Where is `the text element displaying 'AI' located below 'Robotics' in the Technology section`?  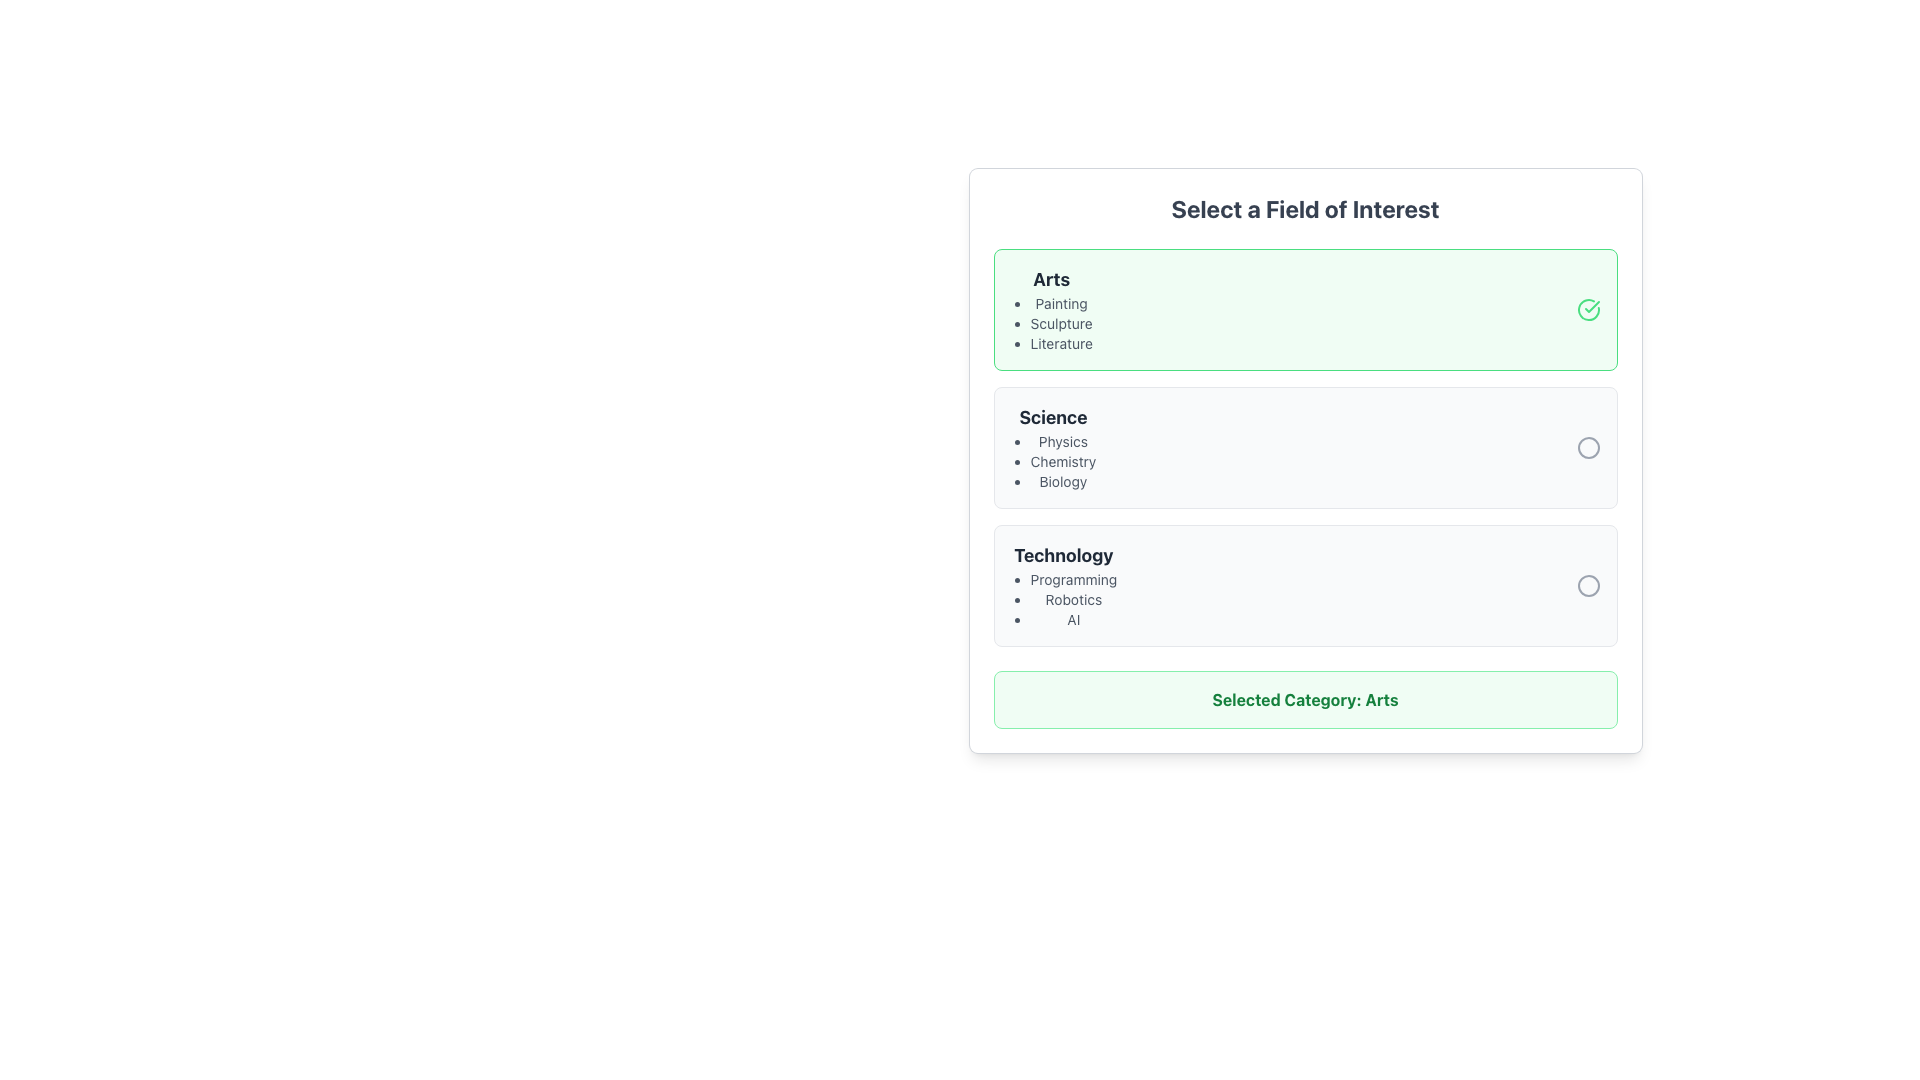 the text element displaying 'AI' located below 'Robotics' in the Technology section is located at coordinates (1072, 619).